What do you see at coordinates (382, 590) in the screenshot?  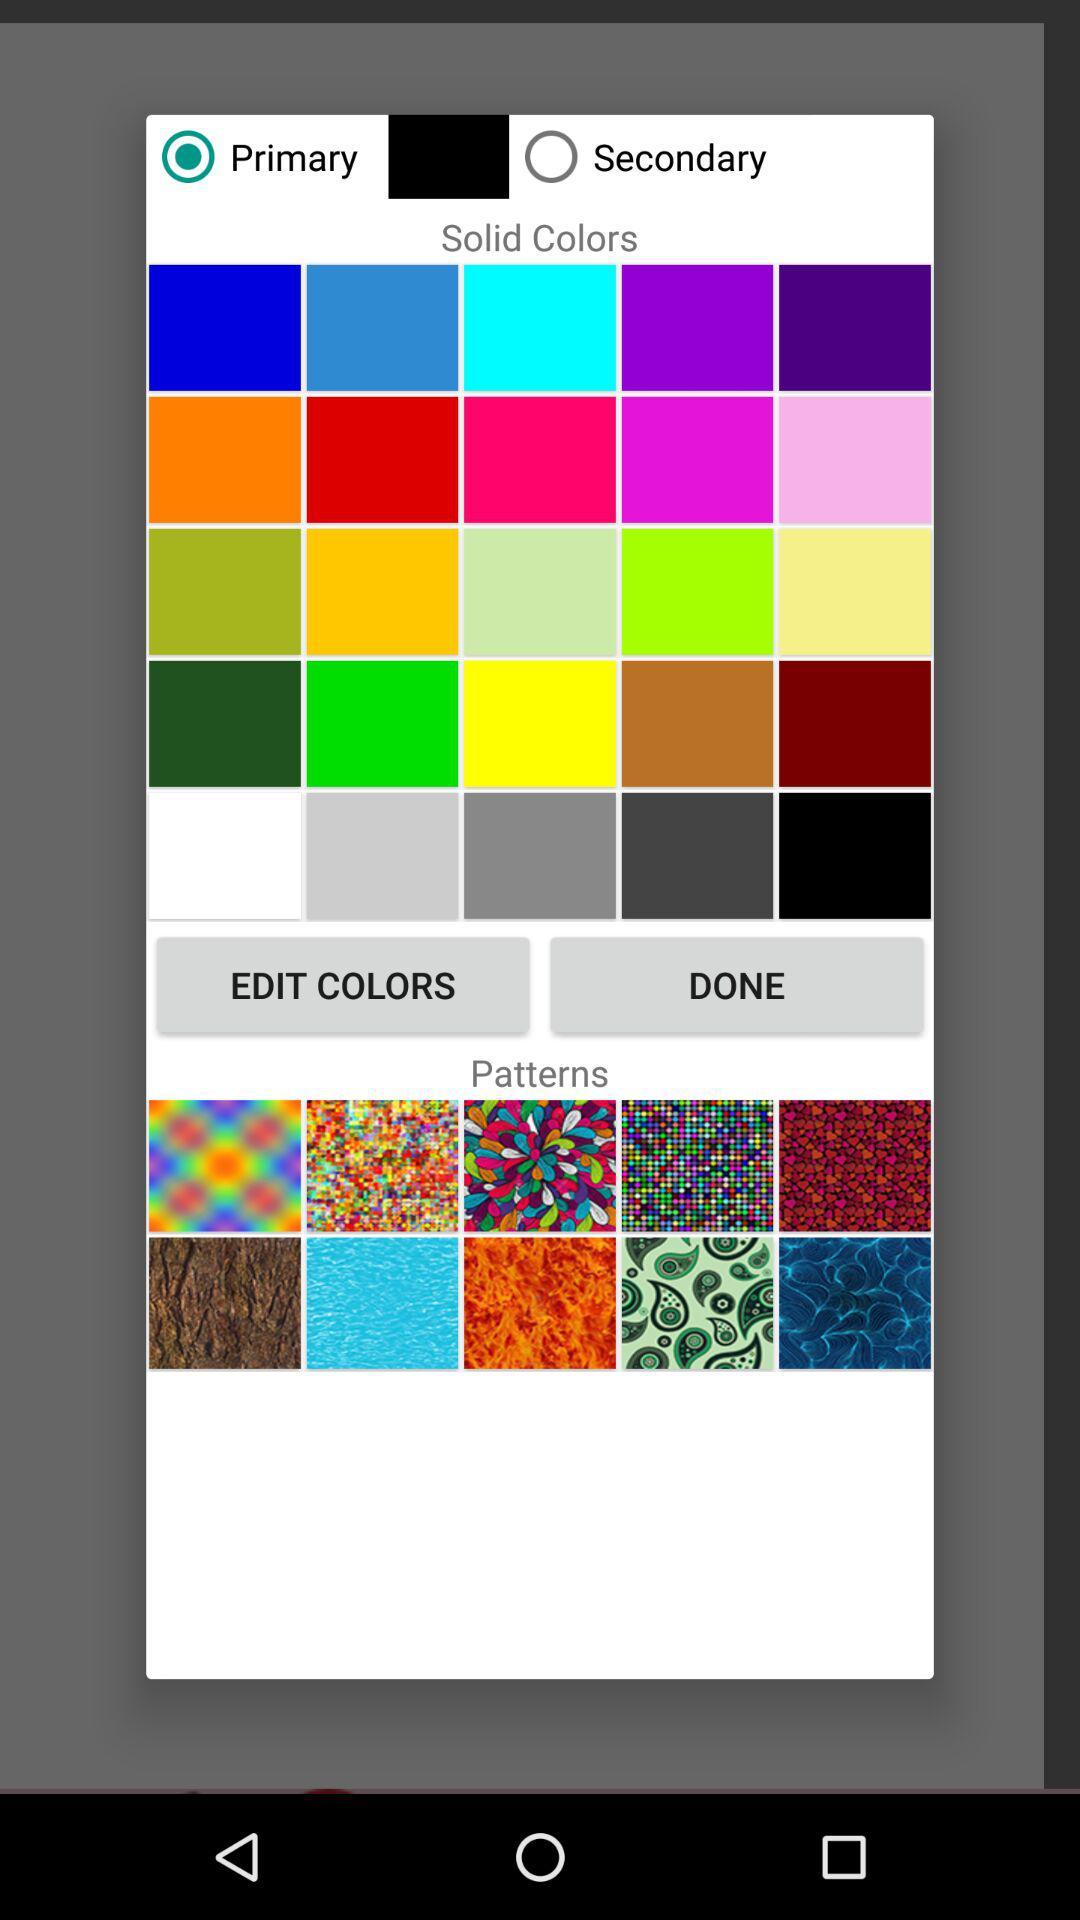 I see `this color` at bounding box center [382, 590].